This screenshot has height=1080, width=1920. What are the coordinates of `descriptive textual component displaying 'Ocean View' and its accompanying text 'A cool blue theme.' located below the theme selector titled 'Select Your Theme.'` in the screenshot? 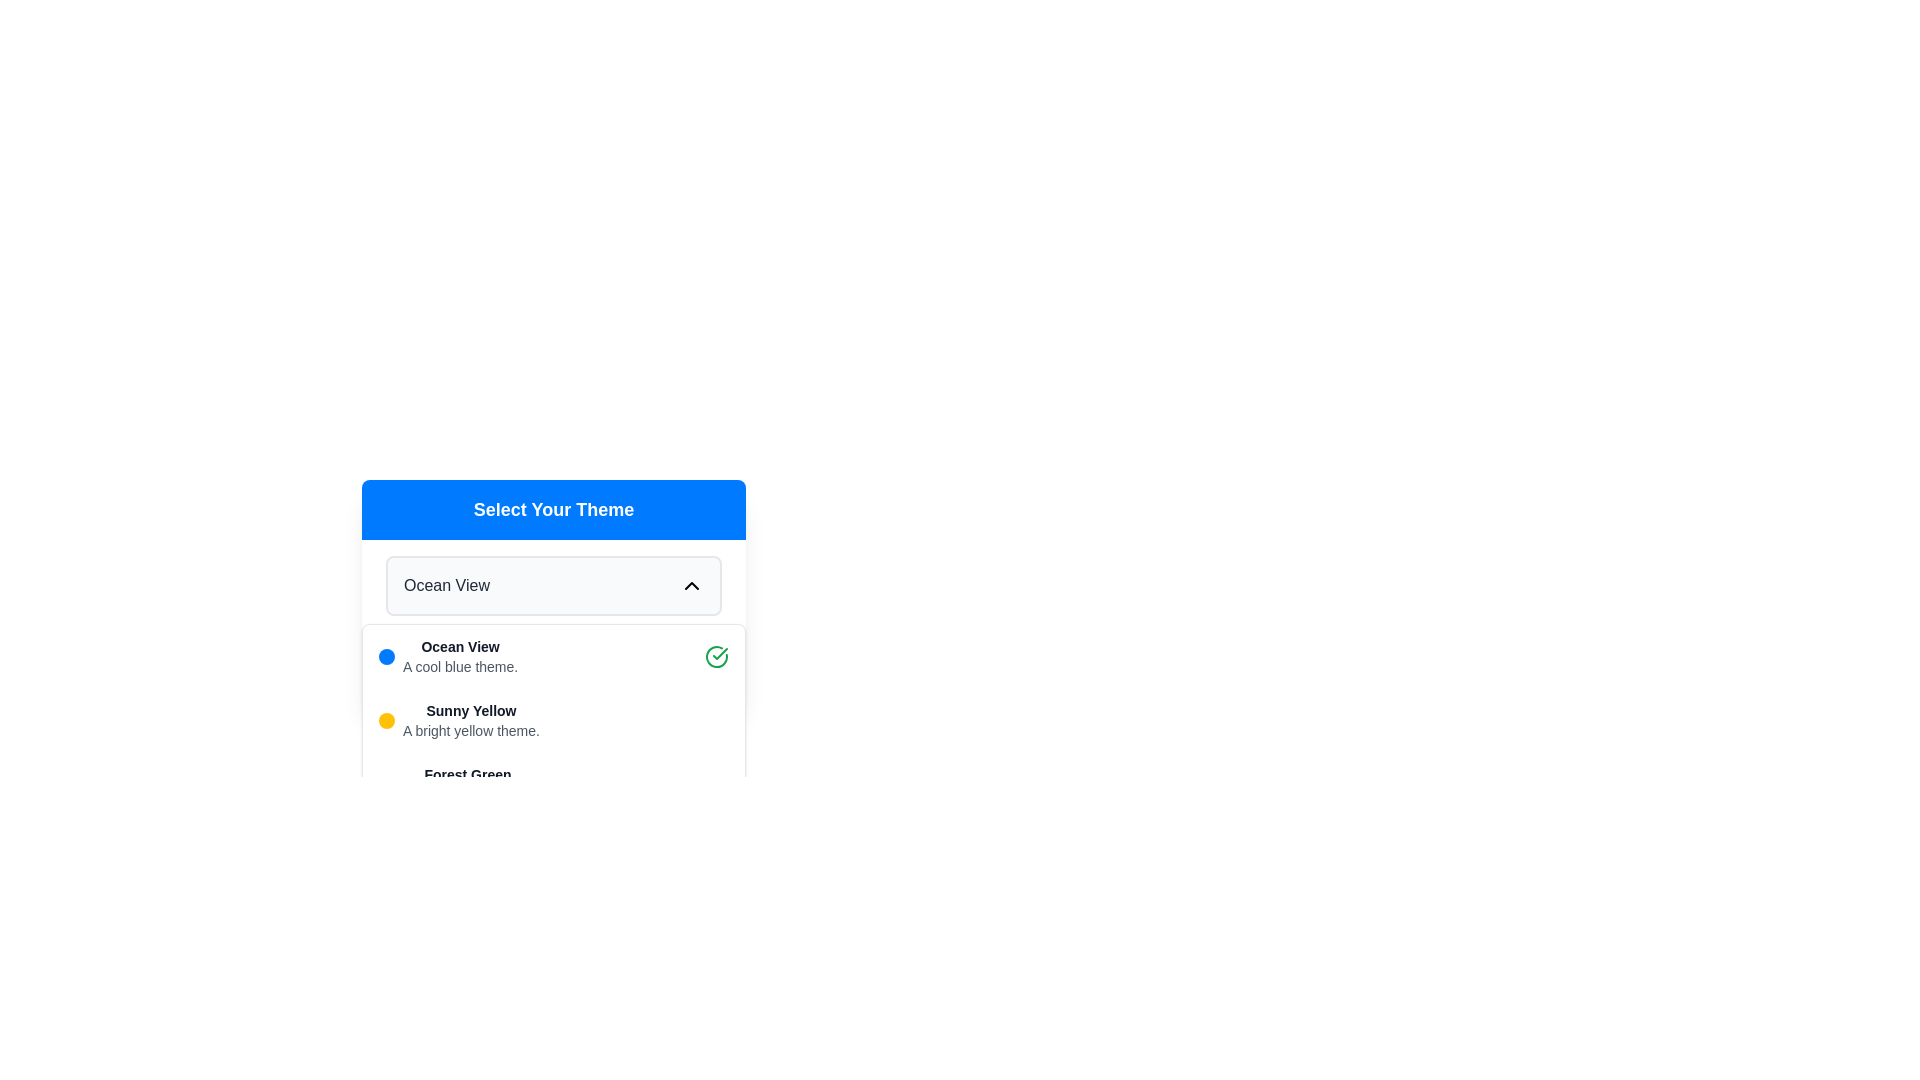 It's located at (459, 656).